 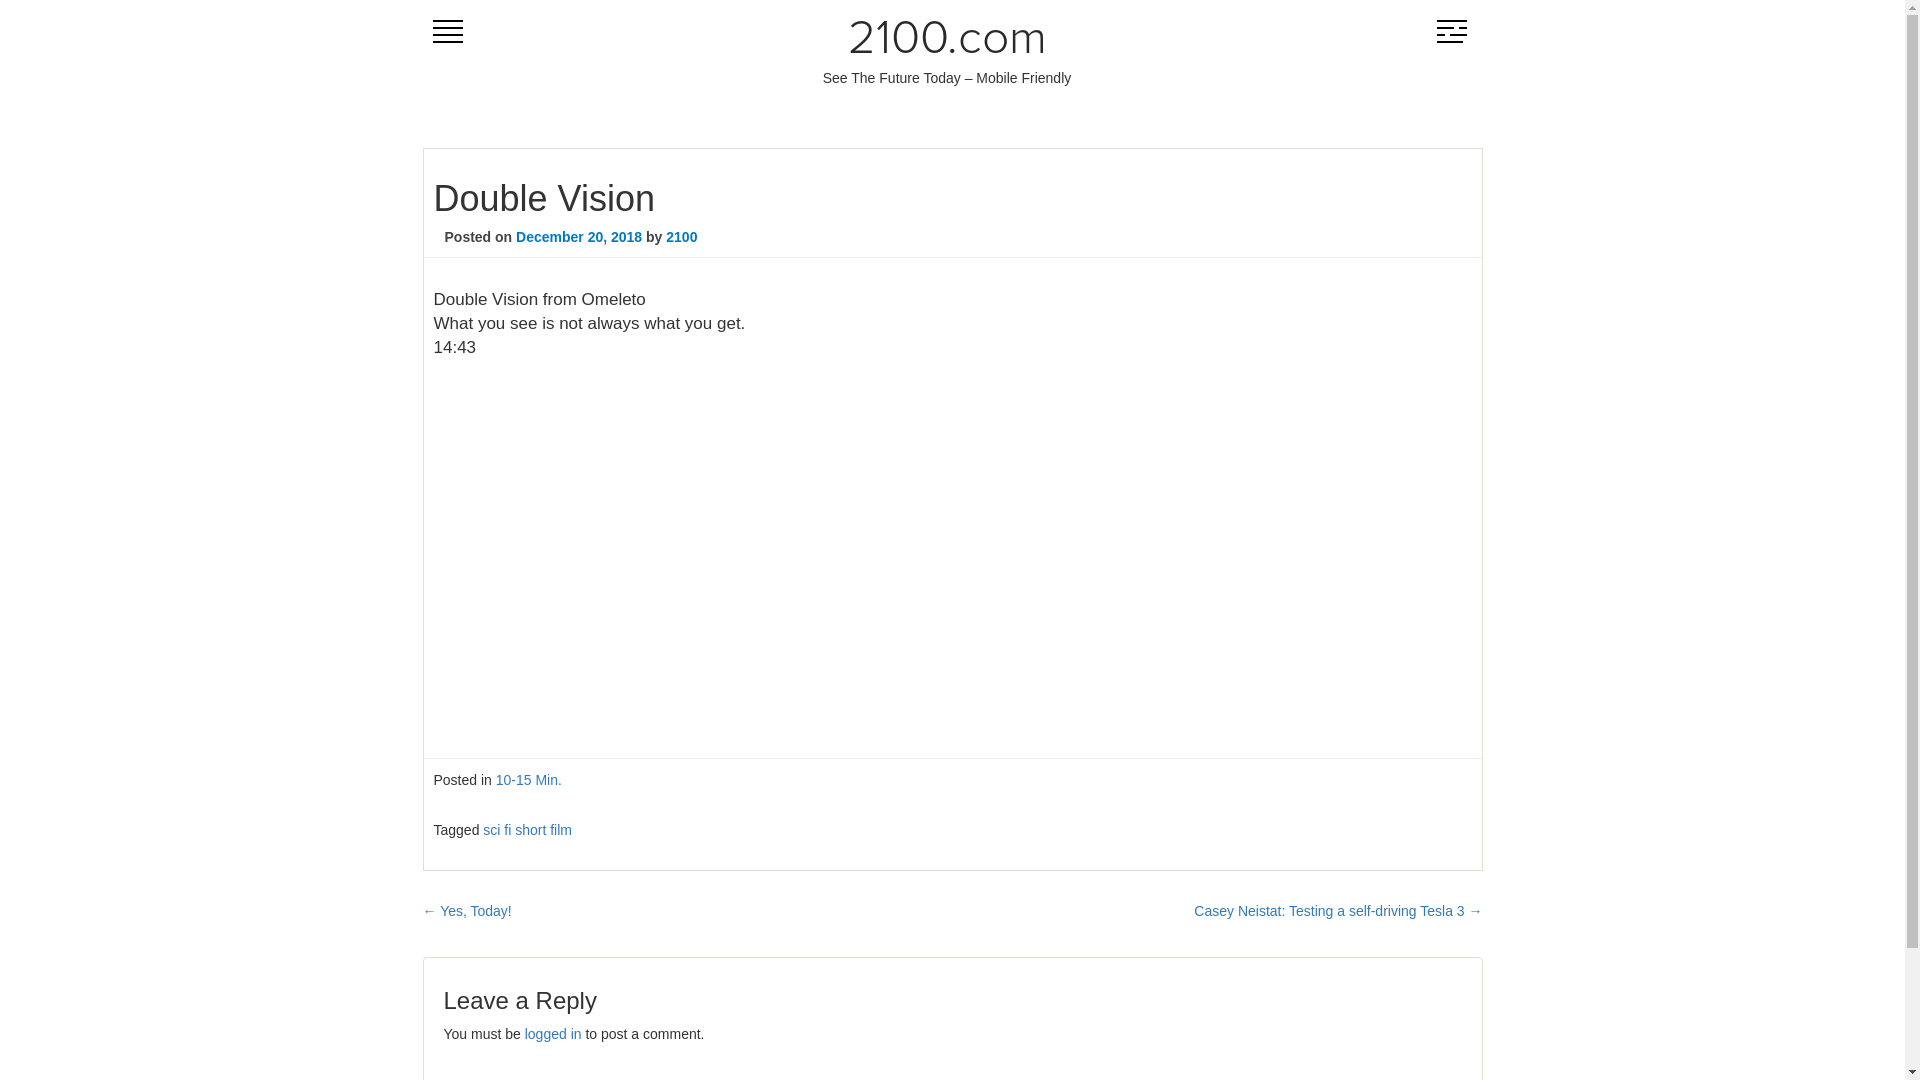 I want to click on '2100.com', so click(x=946, y=38).